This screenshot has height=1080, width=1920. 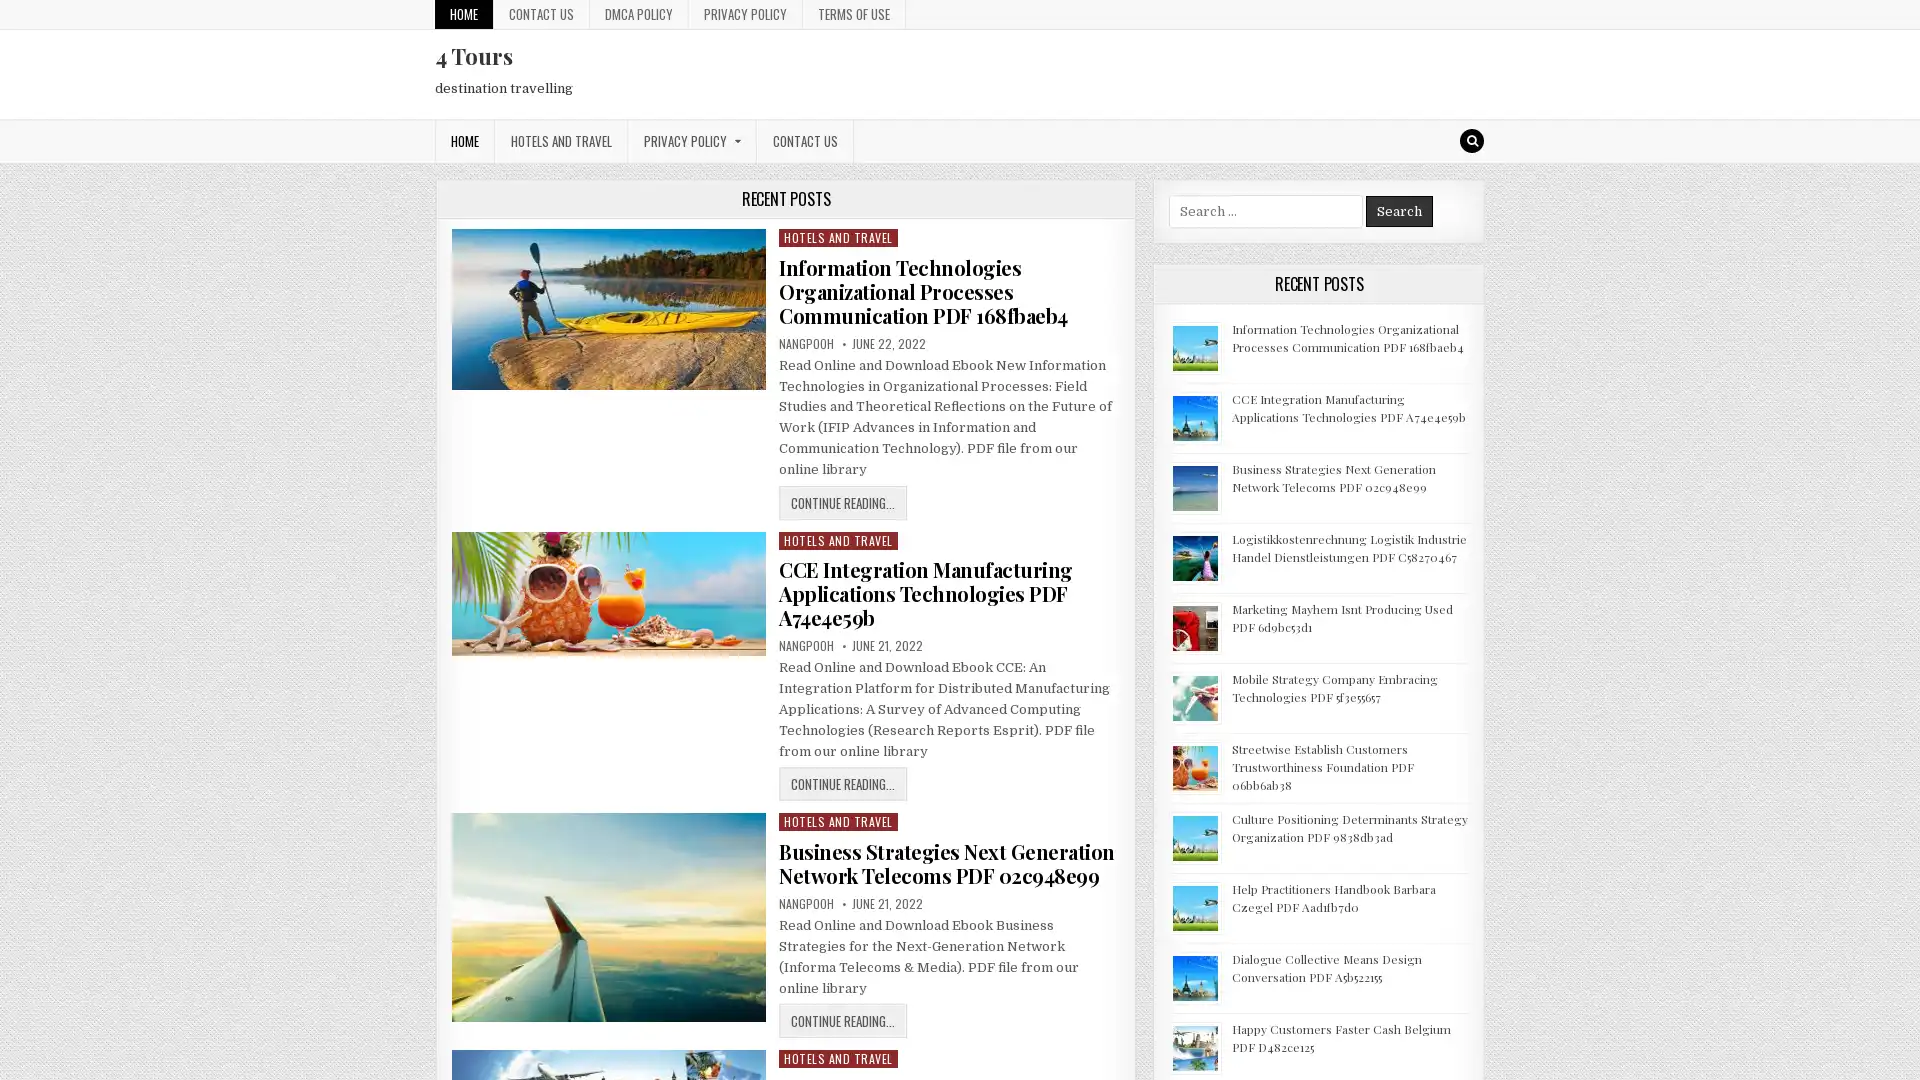 I want to click on Search, so click(x=1398, y=211).